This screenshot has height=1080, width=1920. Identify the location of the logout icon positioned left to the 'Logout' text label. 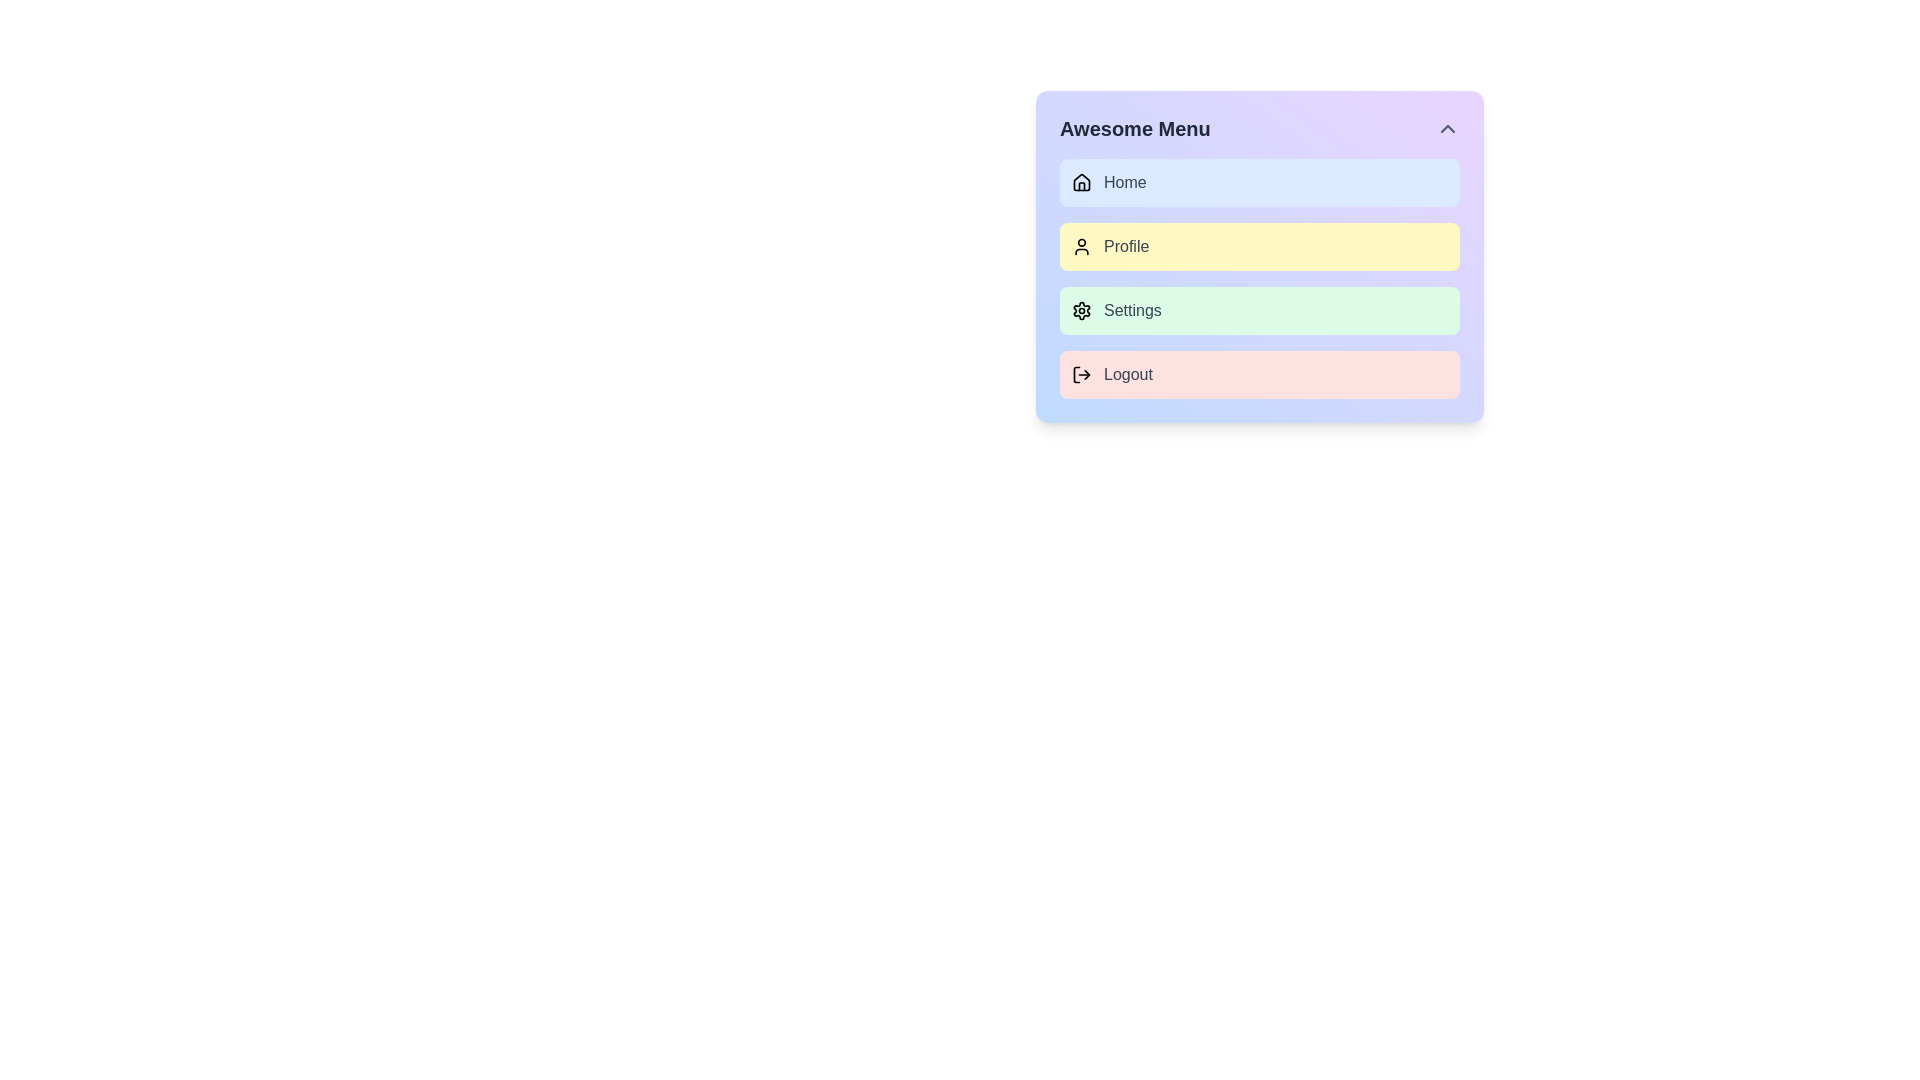
(1080, 374).